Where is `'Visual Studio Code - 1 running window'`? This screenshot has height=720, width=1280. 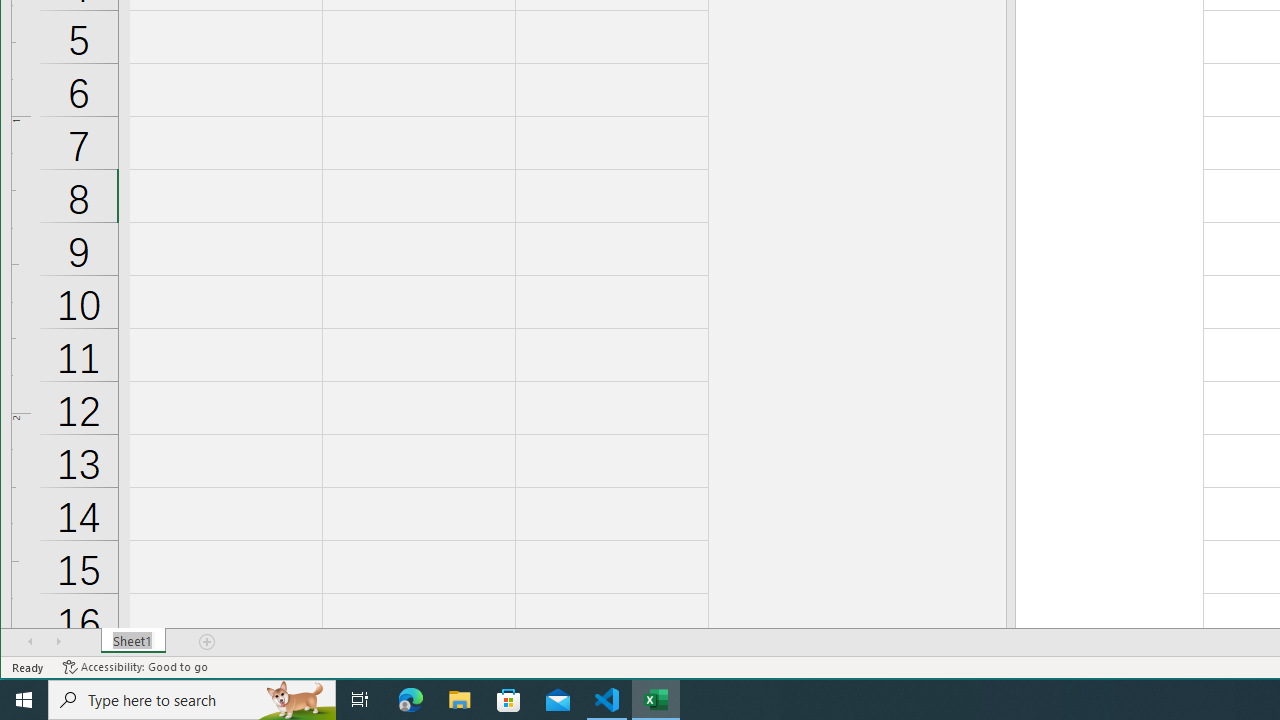
'Visual Studio Code - 1 running window' is located at coordinates (606, 698).